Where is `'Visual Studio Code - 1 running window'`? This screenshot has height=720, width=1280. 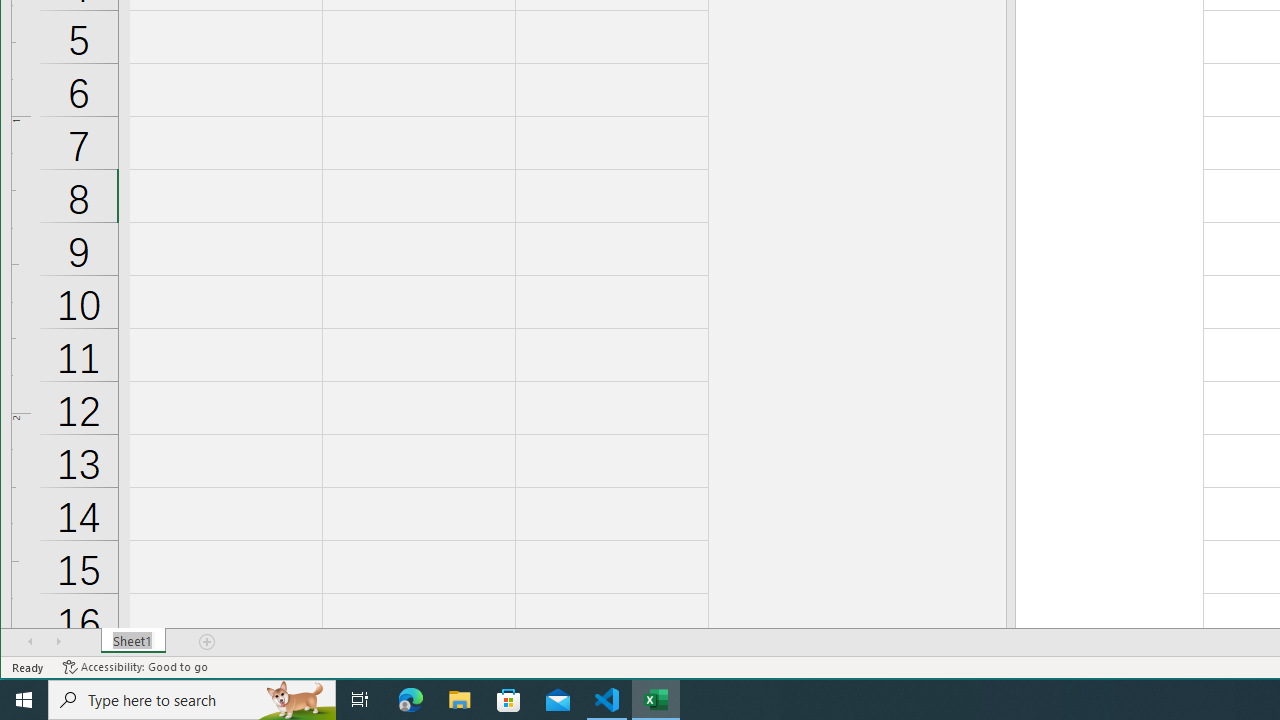
'Visual Studio Code - 1 running window' is located at coordinates (606, 698).